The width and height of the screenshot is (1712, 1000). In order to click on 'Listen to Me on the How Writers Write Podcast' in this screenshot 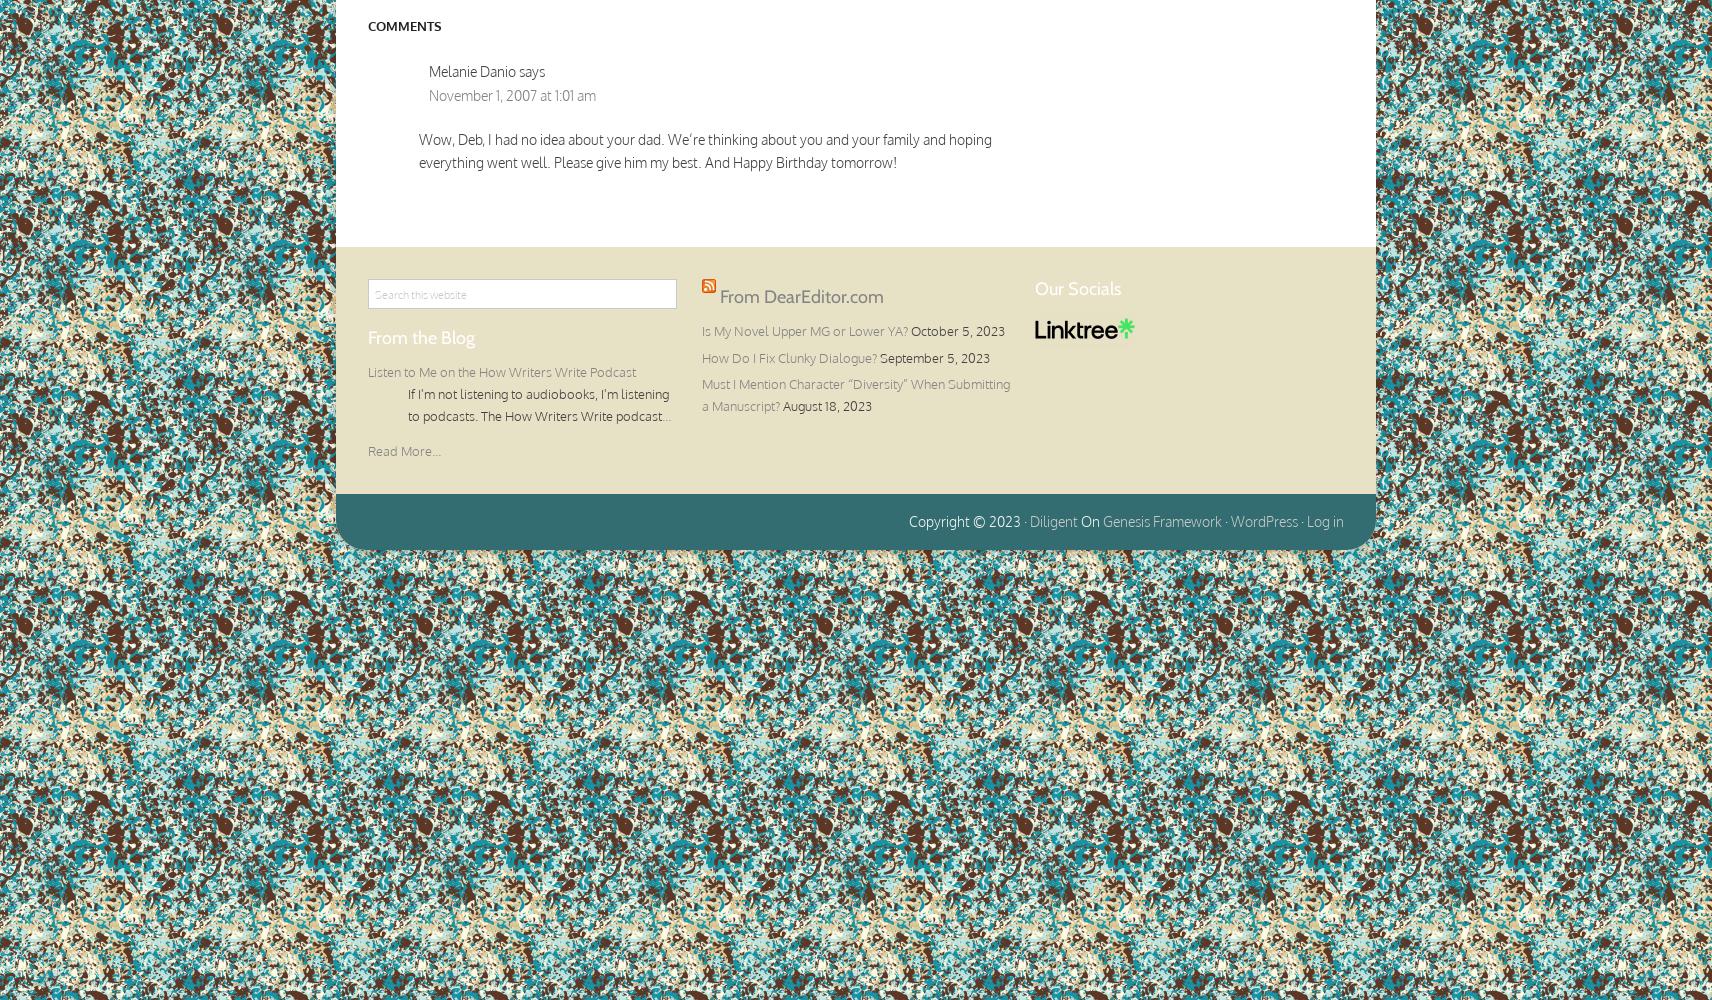, I will do `click(500, 371)`.